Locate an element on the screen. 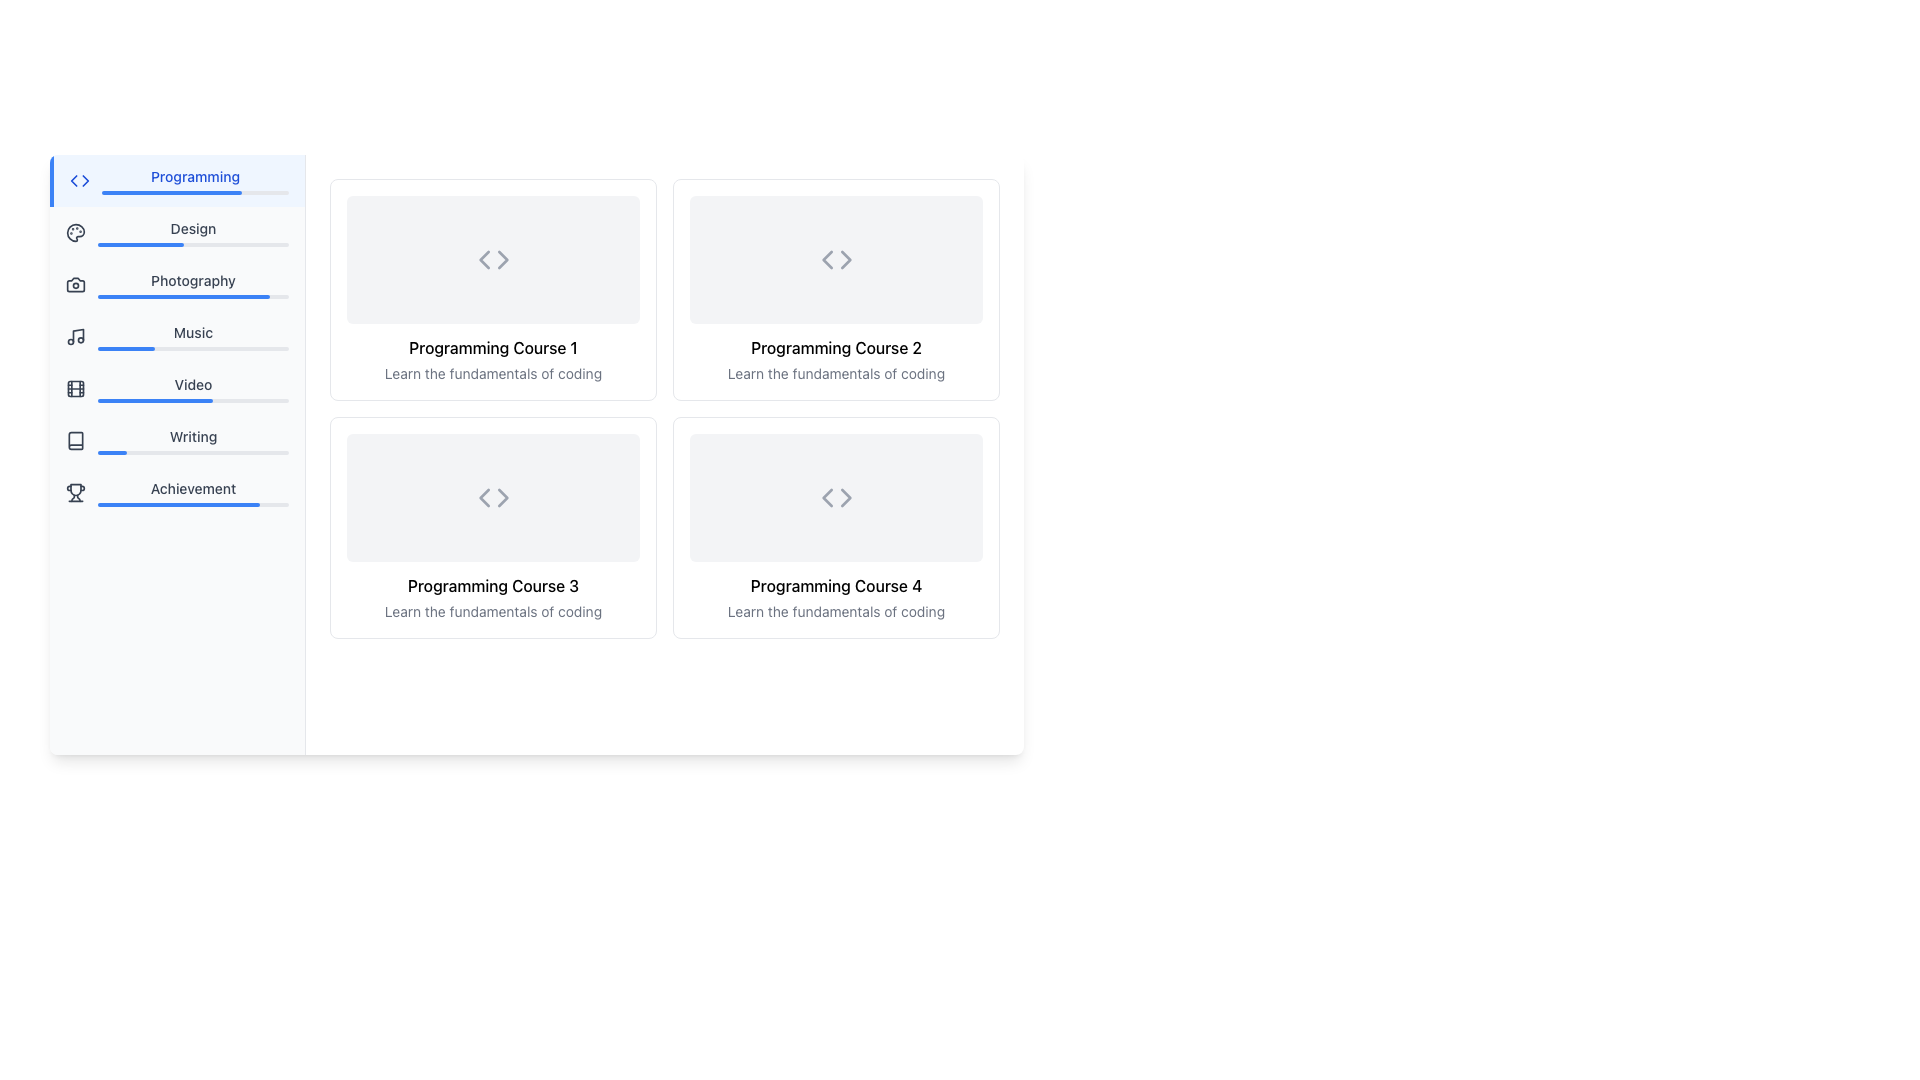 The width and height of the screenshot is (1920, 1080). the progress bar is located at coordinates (189, 401).